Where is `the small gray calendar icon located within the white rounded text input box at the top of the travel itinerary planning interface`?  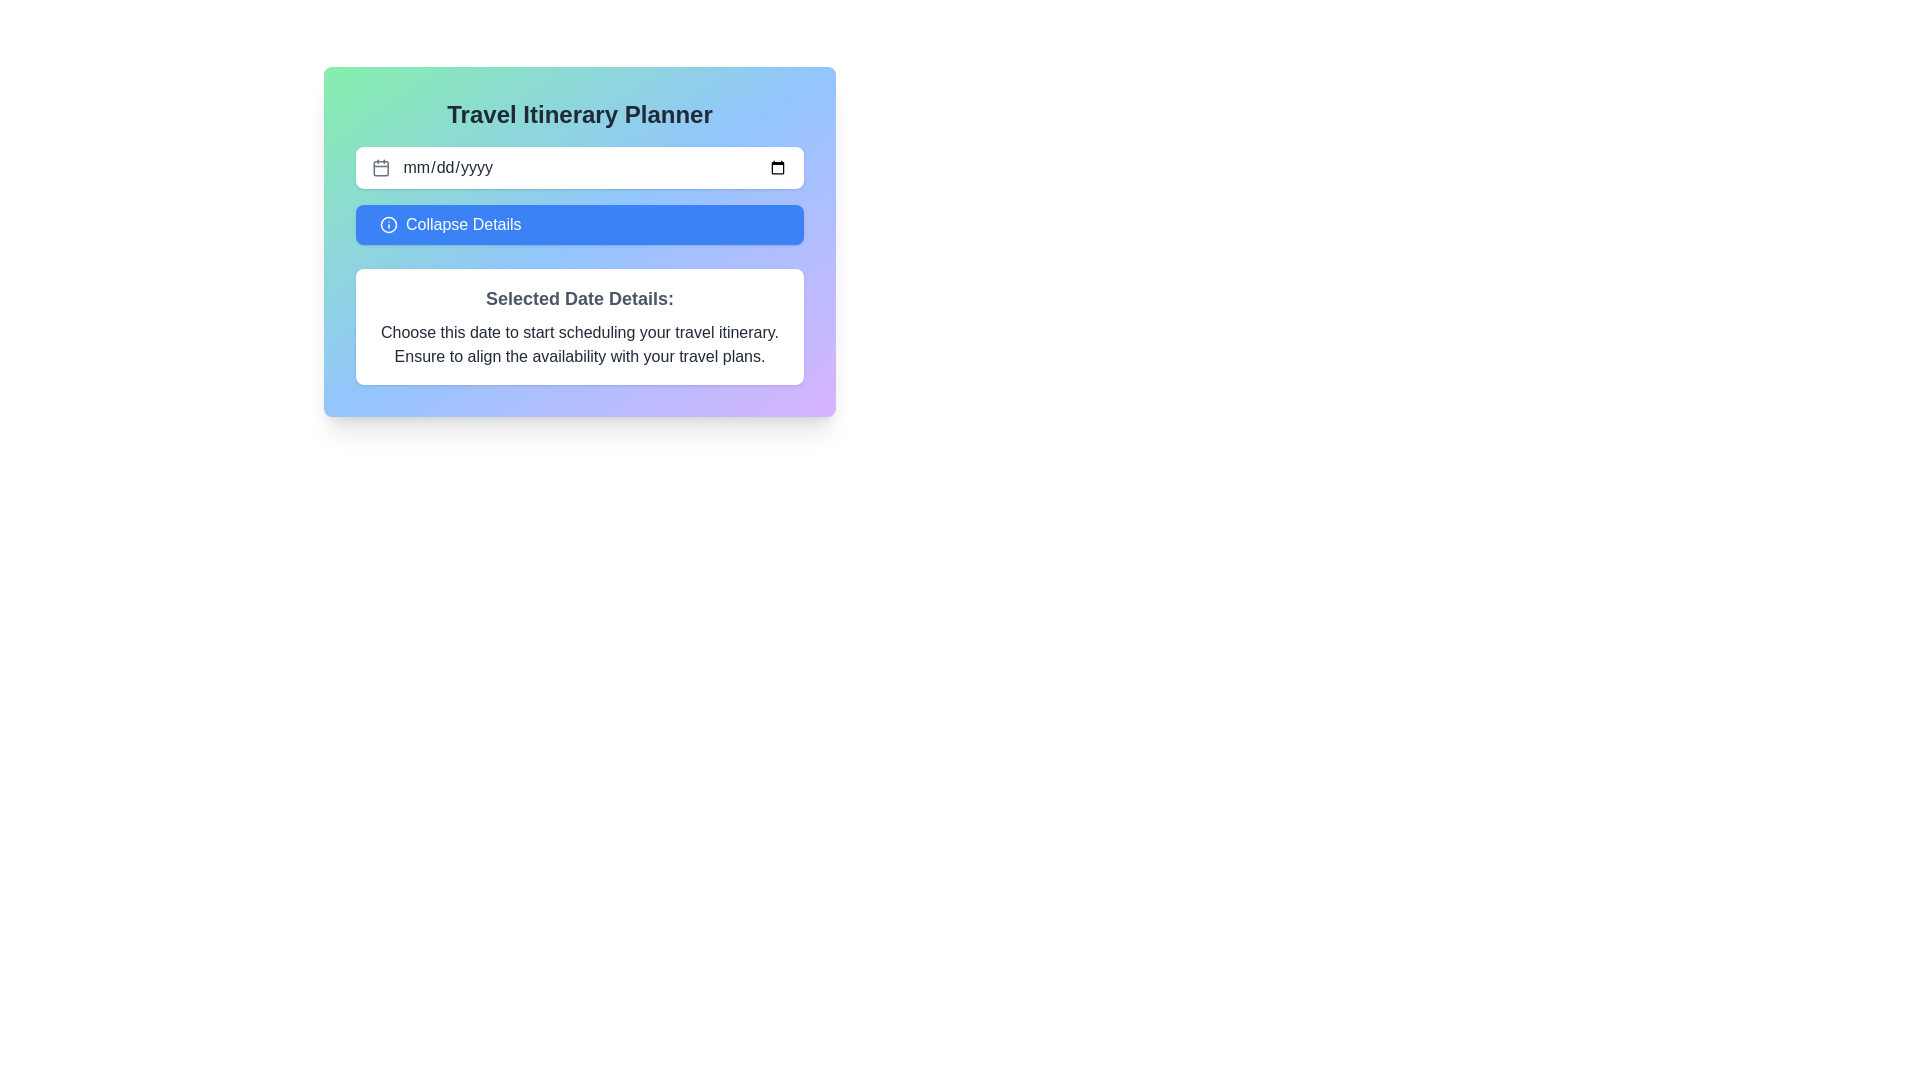
the small gray calendar icon located within the white rounded text input box at the top of the travel itinerary planning interface is located at coordinates (381, 167).